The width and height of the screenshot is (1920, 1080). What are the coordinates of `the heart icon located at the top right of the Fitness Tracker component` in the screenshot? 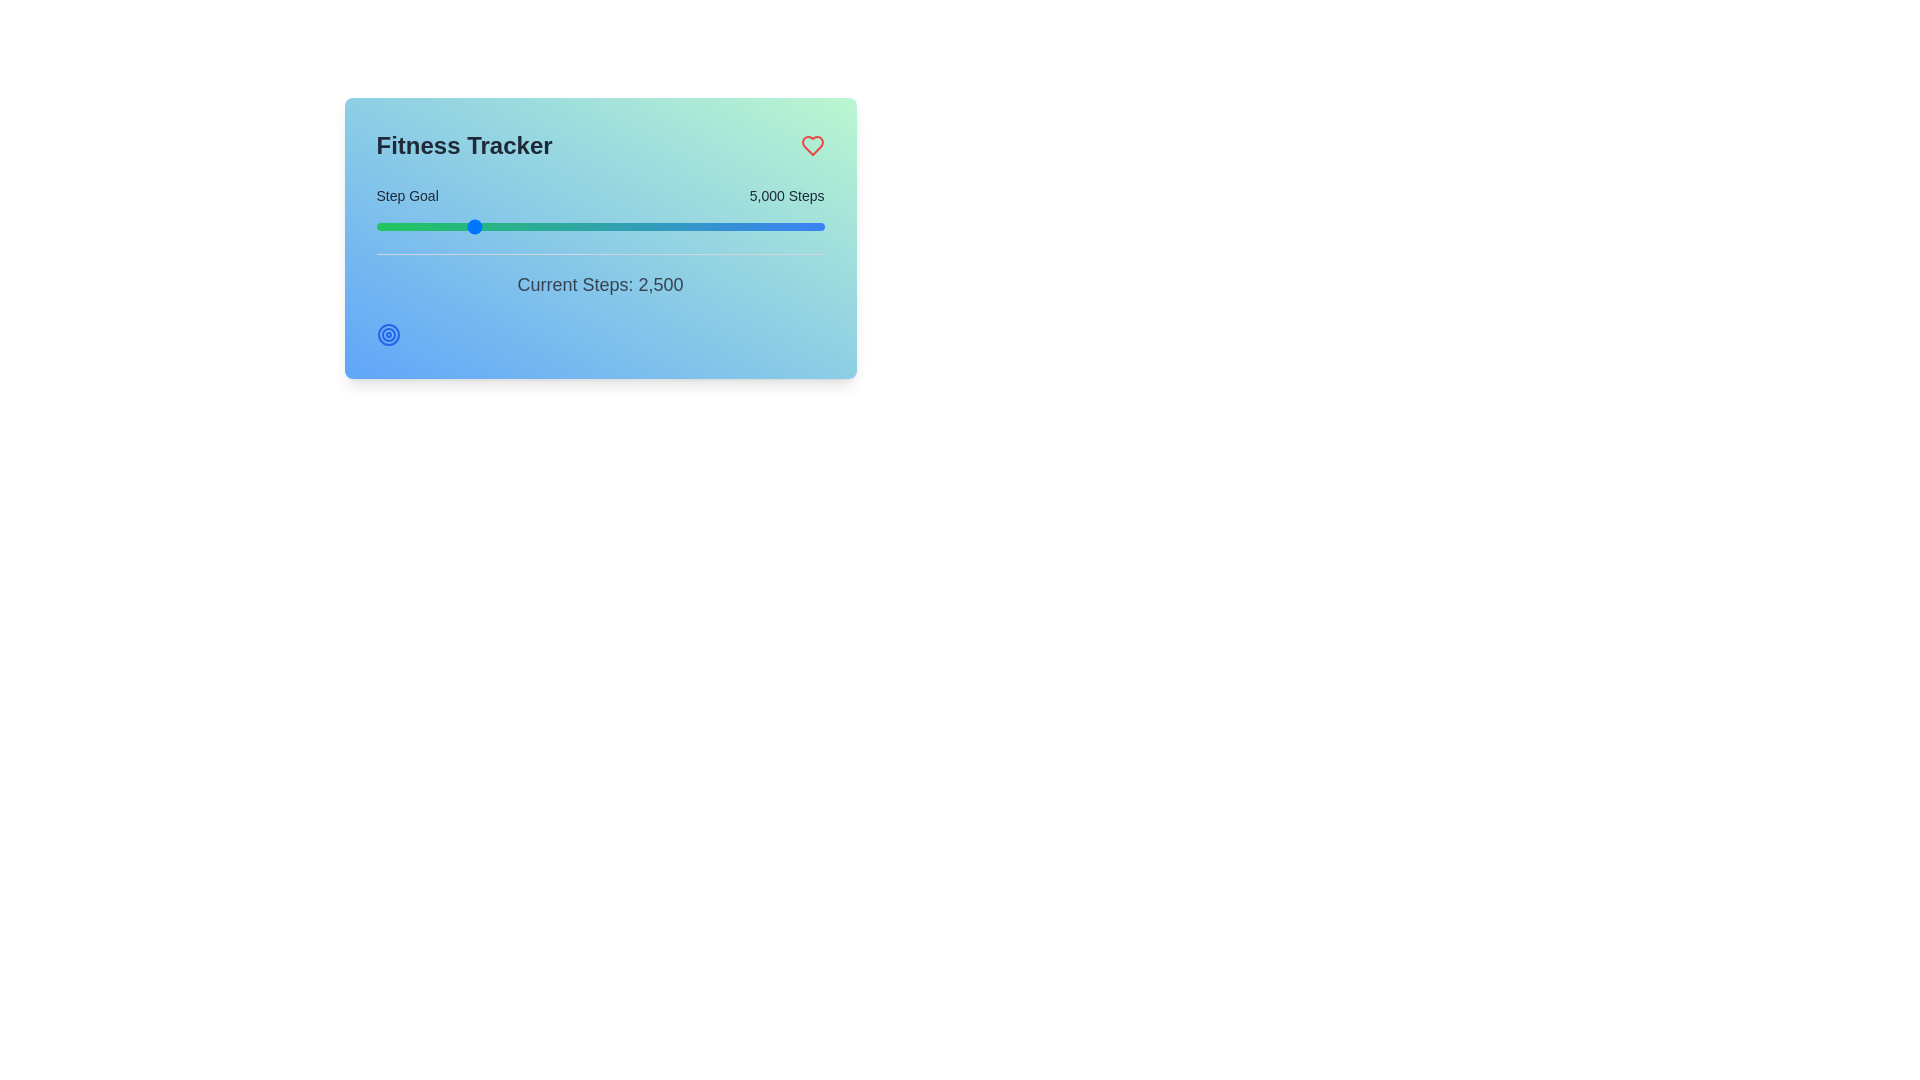 It's located at (812, 145).